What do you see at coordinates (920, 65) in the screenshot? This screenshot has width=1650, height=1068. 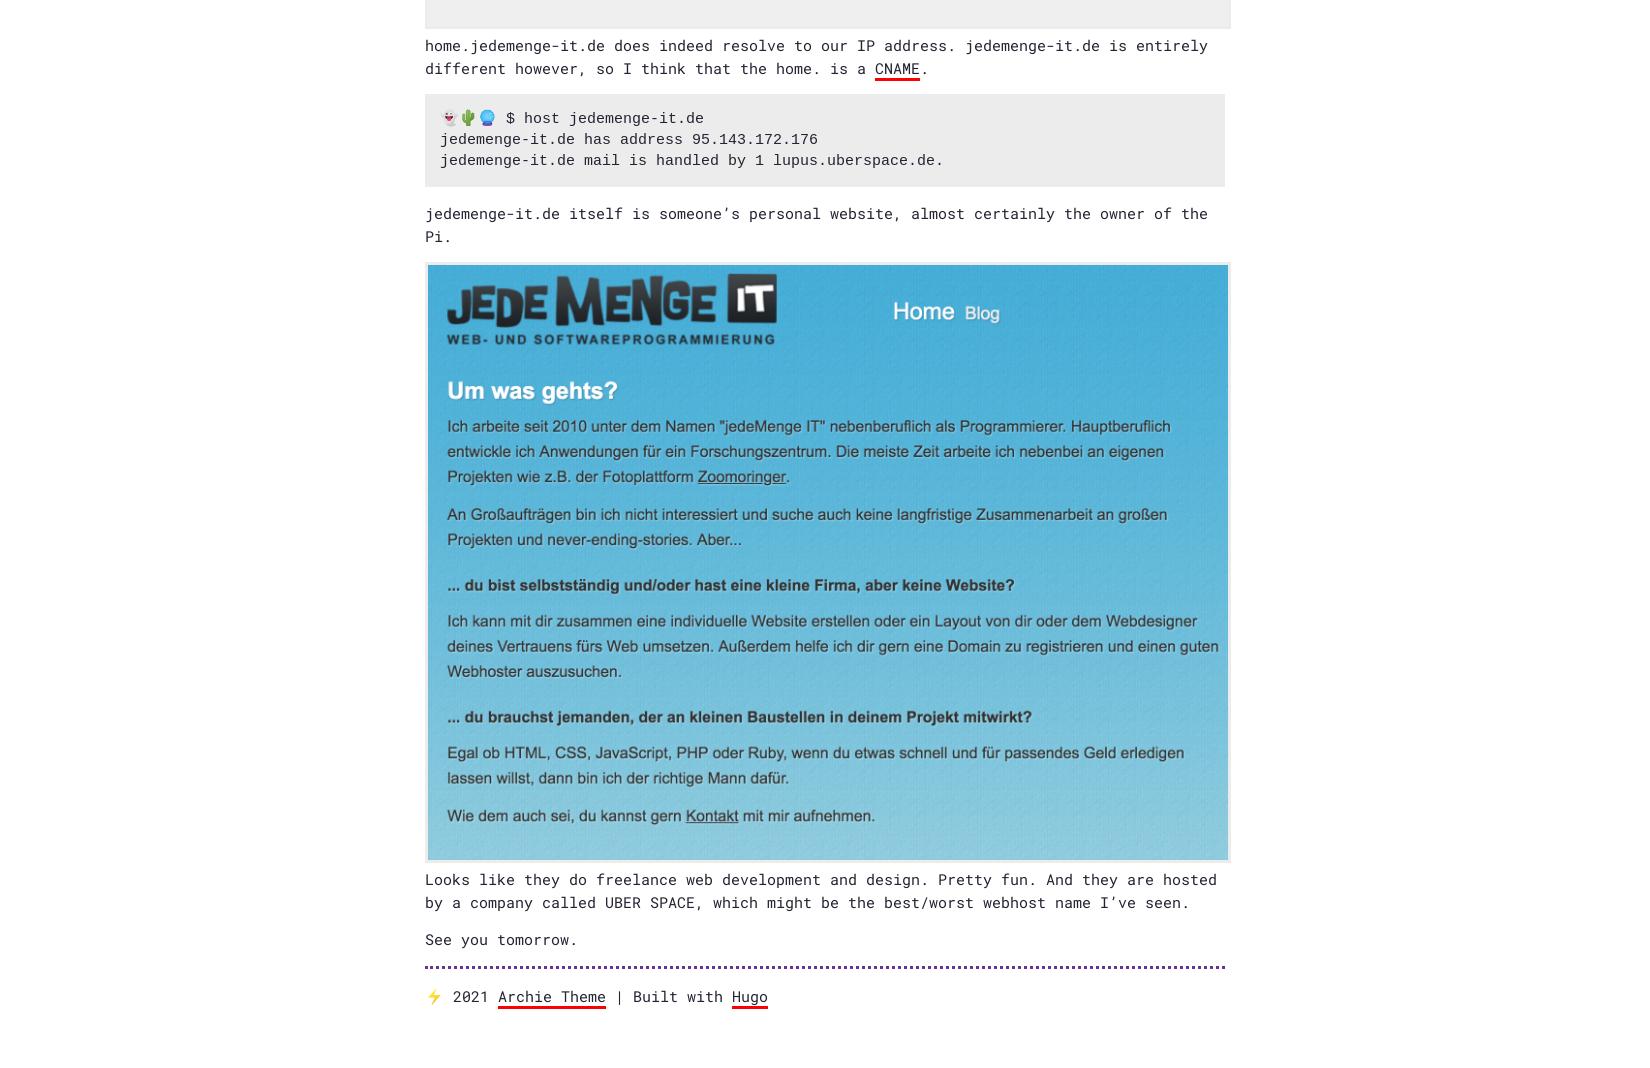 I see `'.'` at bounding box center [920, 65].